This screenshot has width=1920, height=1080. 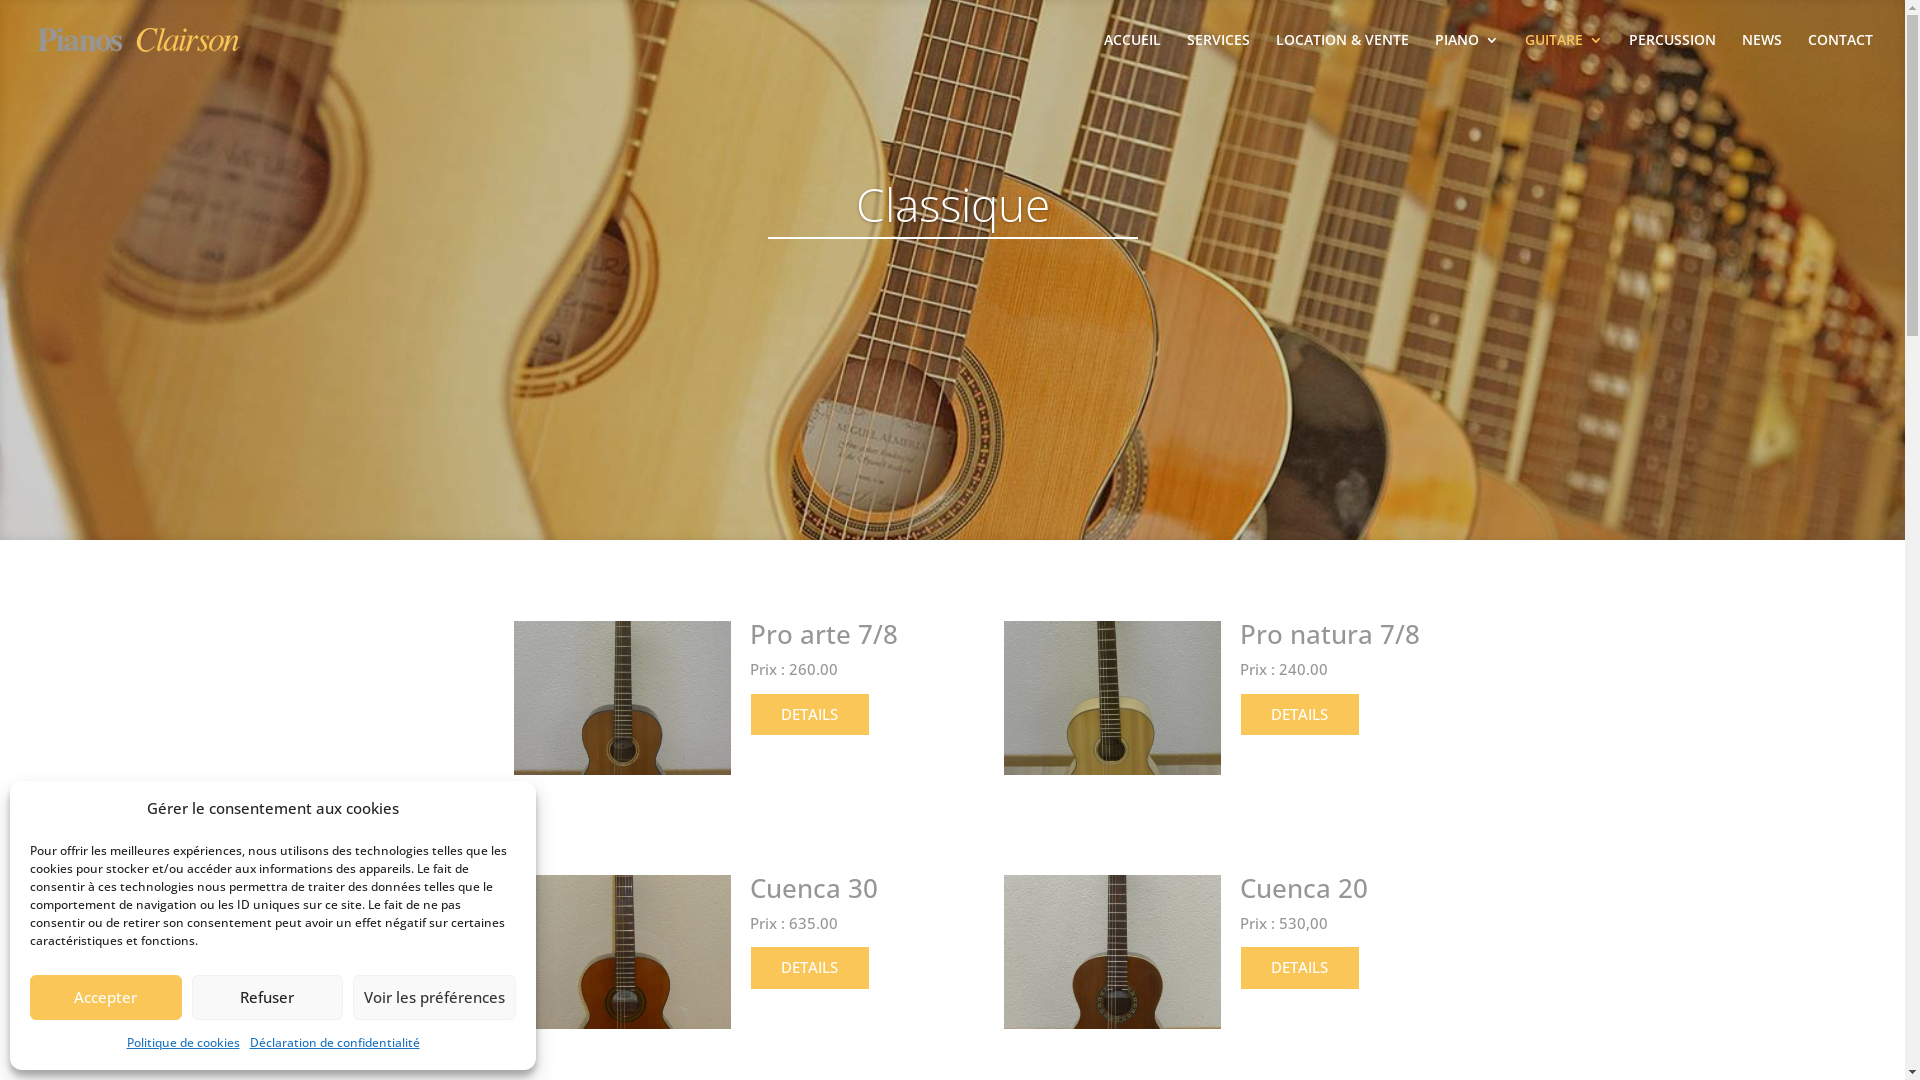 What do you see at coordinates (1672, 55) in the screenshot?
I see `'PERCUSSION'` at bounding box center [1672, 55].